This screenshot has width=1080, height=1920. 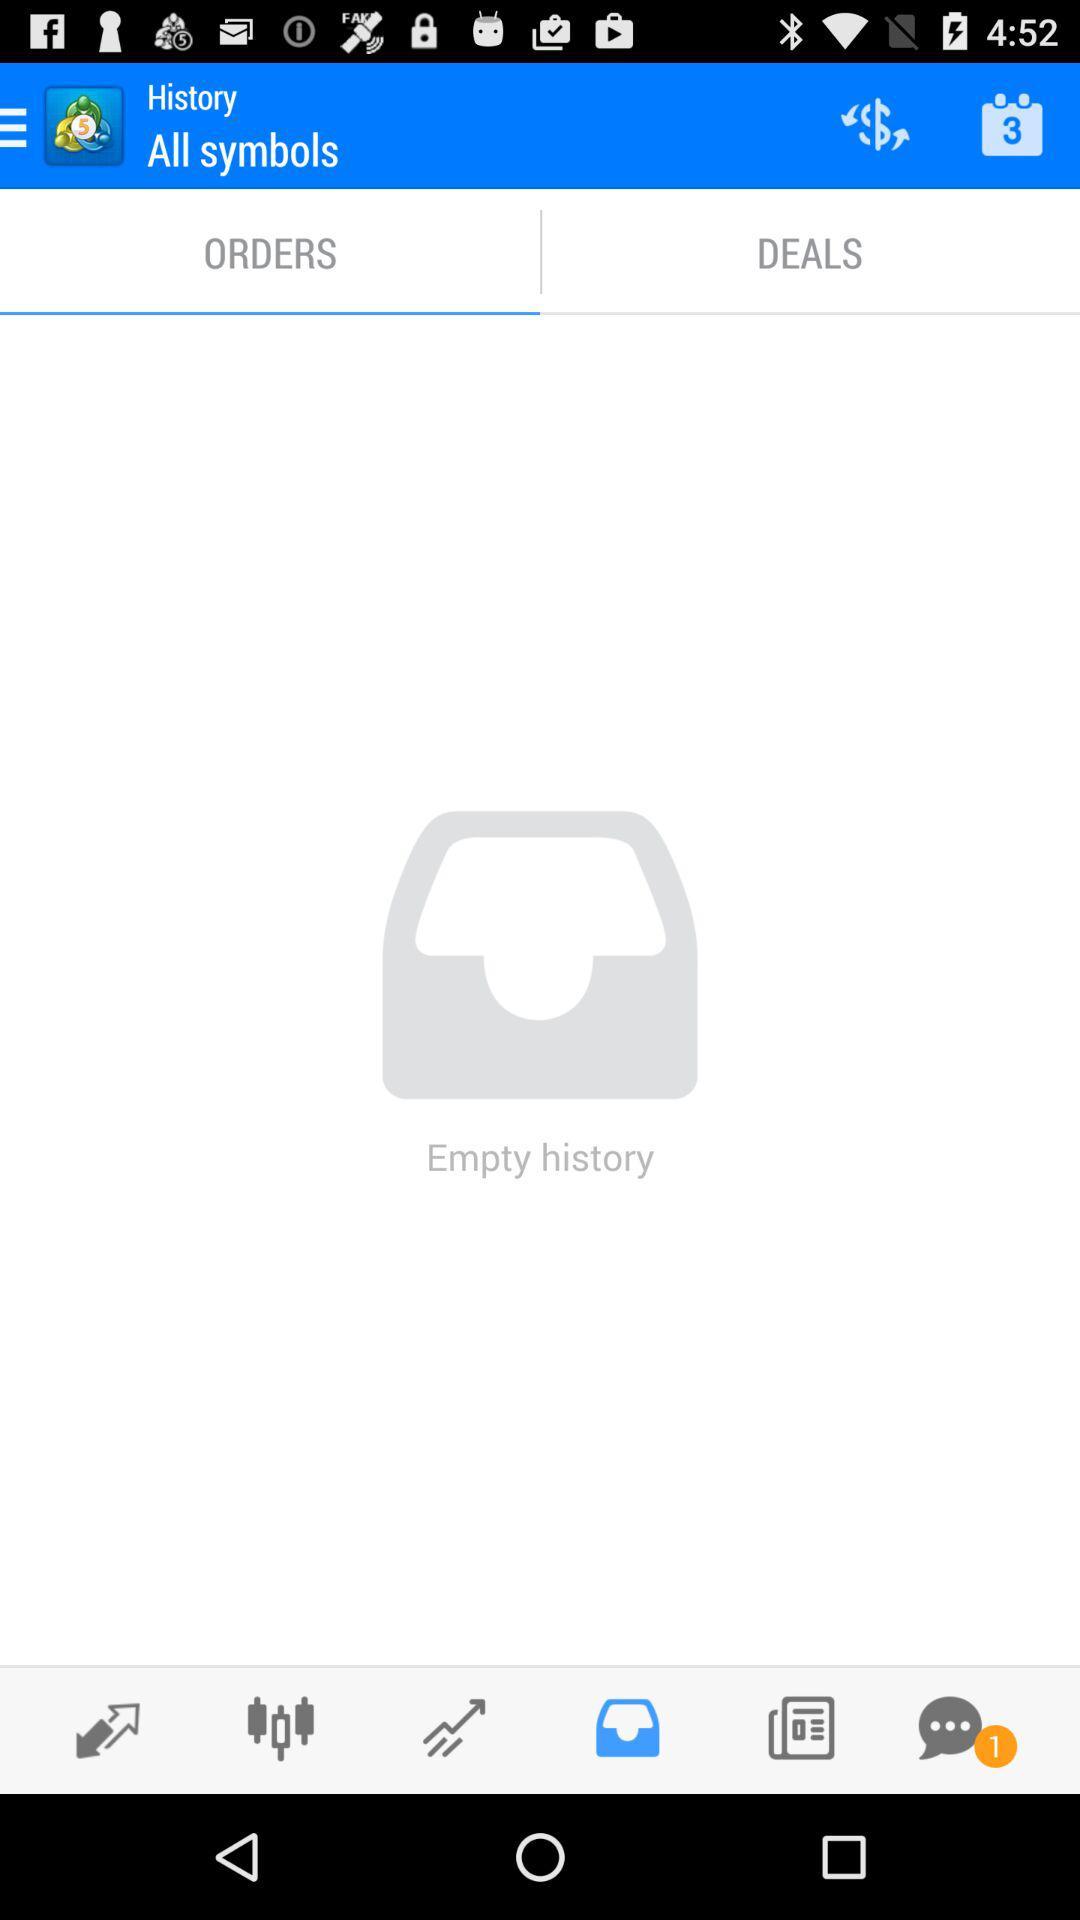 What do you see at coordinates (270, 251) in the screenshot?
I see `item above the empty history icon` at bounding box center [270, 251].